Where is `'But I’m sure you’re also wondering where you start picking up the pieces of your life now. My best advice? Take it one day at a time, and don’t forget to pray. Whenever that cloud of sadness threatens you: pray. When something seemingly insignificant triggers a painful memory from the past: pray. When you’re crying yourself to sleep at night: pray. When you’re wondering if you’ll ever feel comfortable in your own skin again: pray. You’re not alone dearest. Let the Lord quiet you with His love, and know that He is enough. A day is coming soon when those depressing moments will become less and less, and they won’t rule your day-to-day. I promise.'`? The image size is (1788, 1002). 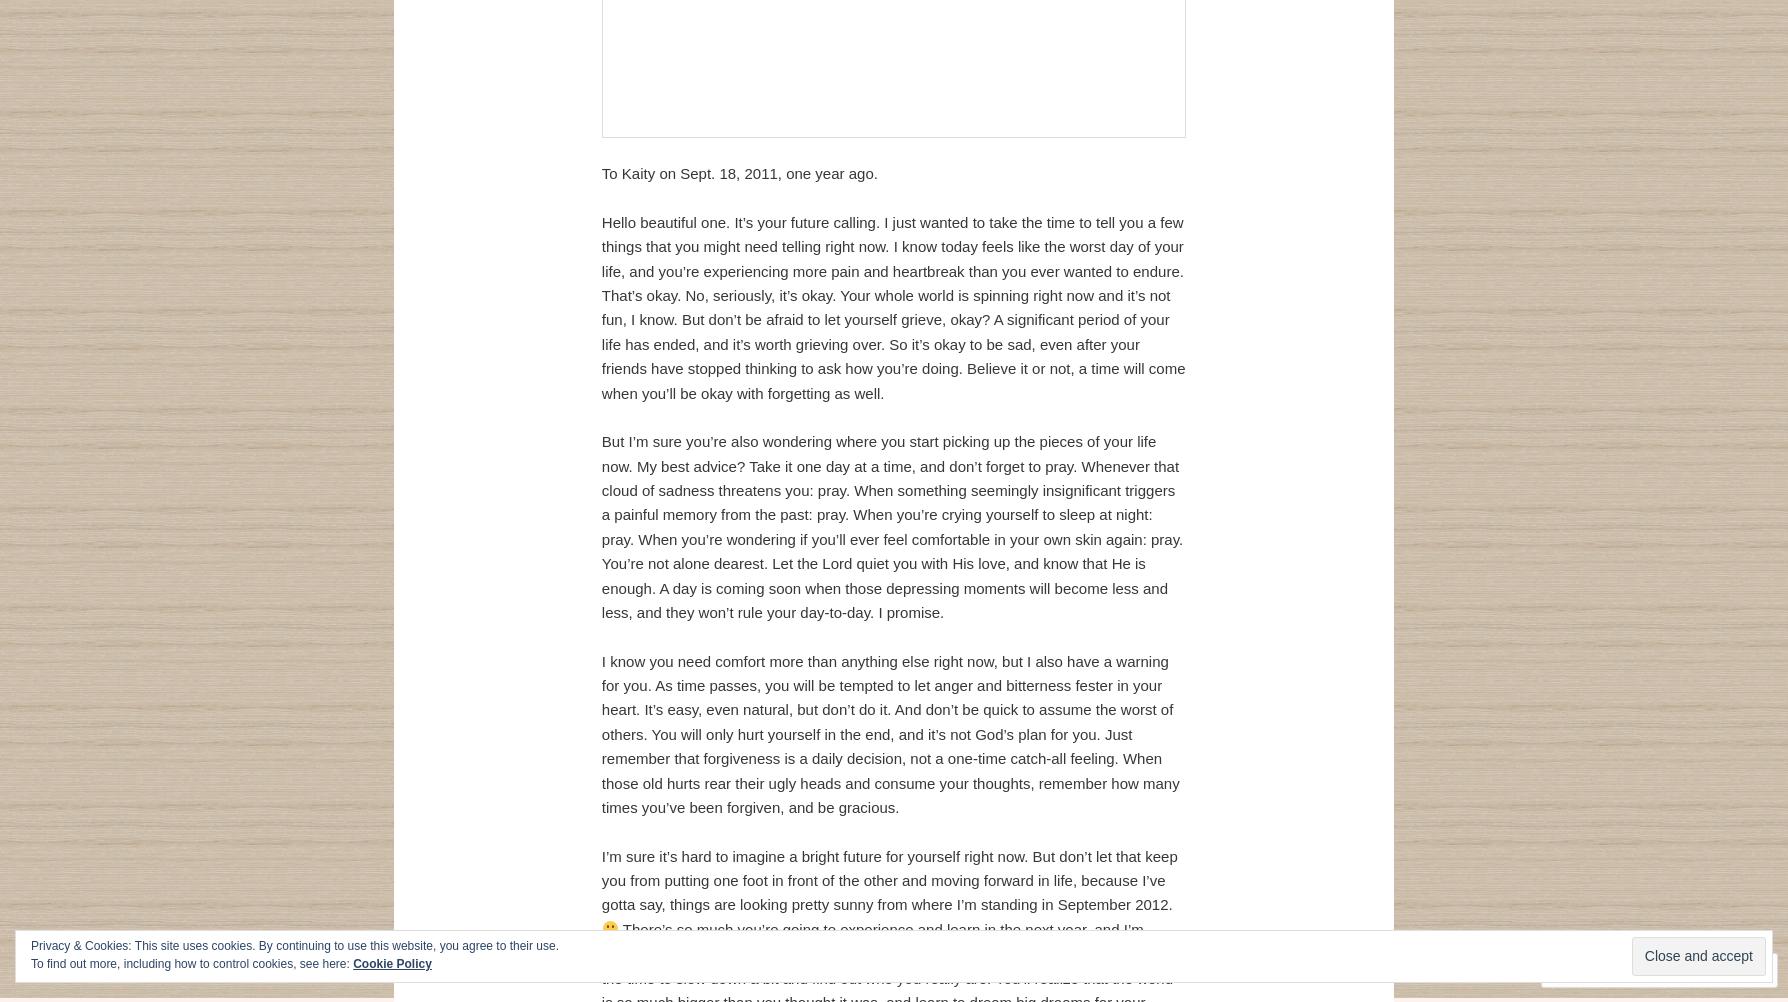
'But I’m sure you’re also wondering where you start picking up the pieces of your life now. My best advice? Take it one day at a time, and don’t forget to pray. Whenever that cloud of sadness threatens you: pray. When something seemingly insignificant triggers a painful memory from the past: pray. When you’re crying yourself to sleep at night: pray. When you’re wondering if you’ll ever feel comfortable in your own skin again: pray. You’re not alone dearest. Let the Lord quiet you with His love, and know that He is enough. A day is coming soon when those depressing moments will become less and less, and they won’t rule your day-to-day. I promise.' is located at coordinates (891, 526).